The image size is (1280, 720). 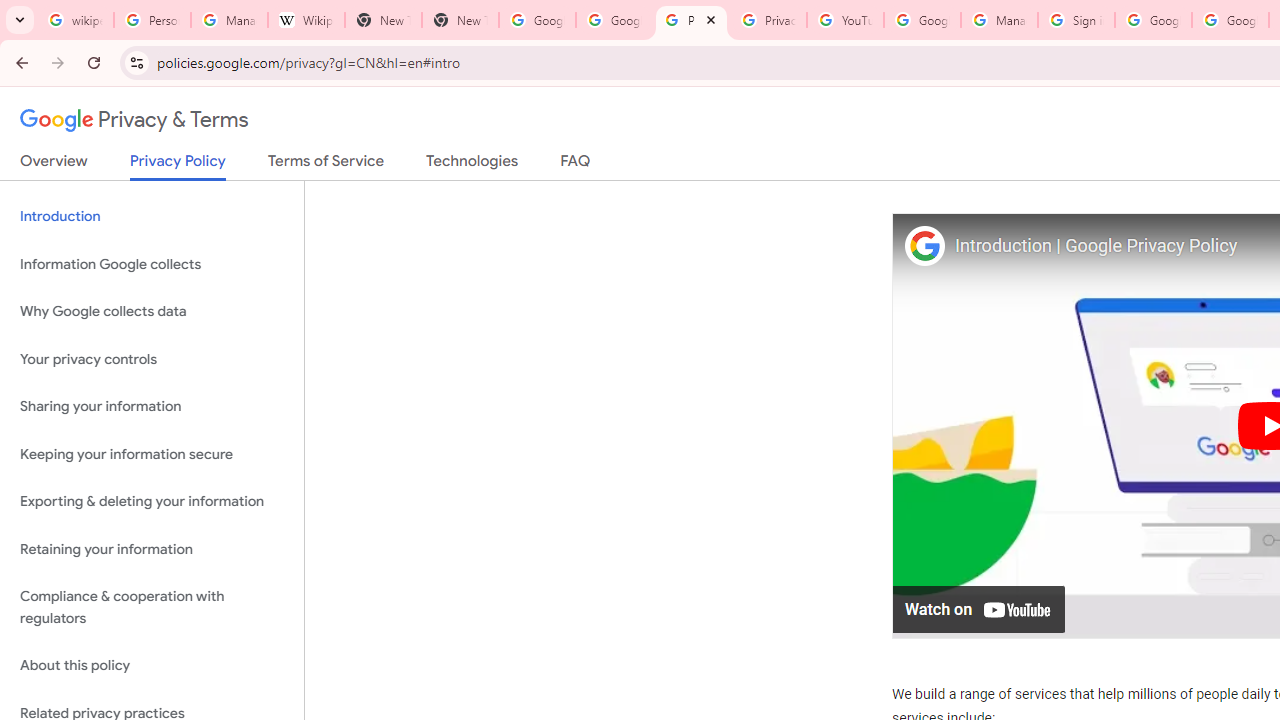 What do you see at coordinates (151, 501) in the screenshot?
I see `'Exporting & deleting your information'` at bounding box center [151, 501].